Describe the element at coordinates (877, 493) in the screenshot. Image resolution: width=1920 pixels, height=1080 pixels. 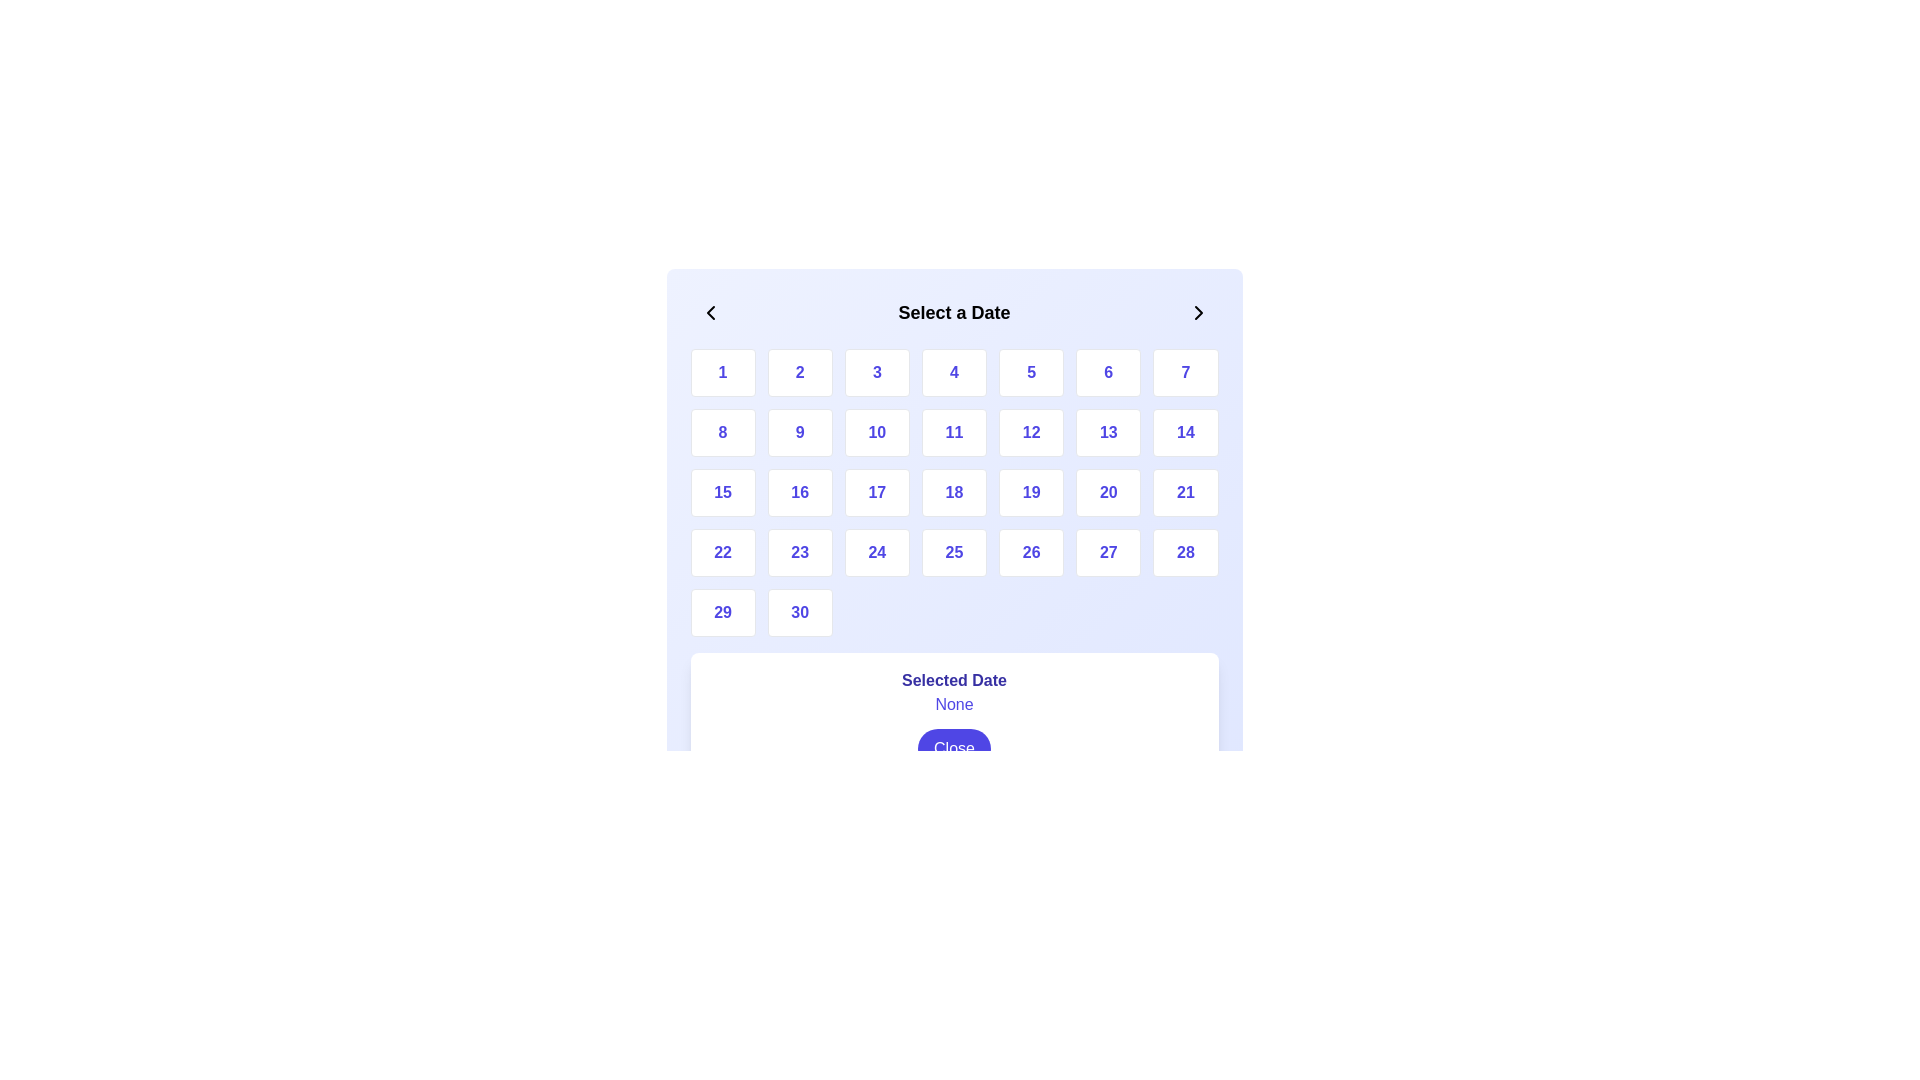
I see `the button representing the 17th day of the month in a calendar interface` at that location.